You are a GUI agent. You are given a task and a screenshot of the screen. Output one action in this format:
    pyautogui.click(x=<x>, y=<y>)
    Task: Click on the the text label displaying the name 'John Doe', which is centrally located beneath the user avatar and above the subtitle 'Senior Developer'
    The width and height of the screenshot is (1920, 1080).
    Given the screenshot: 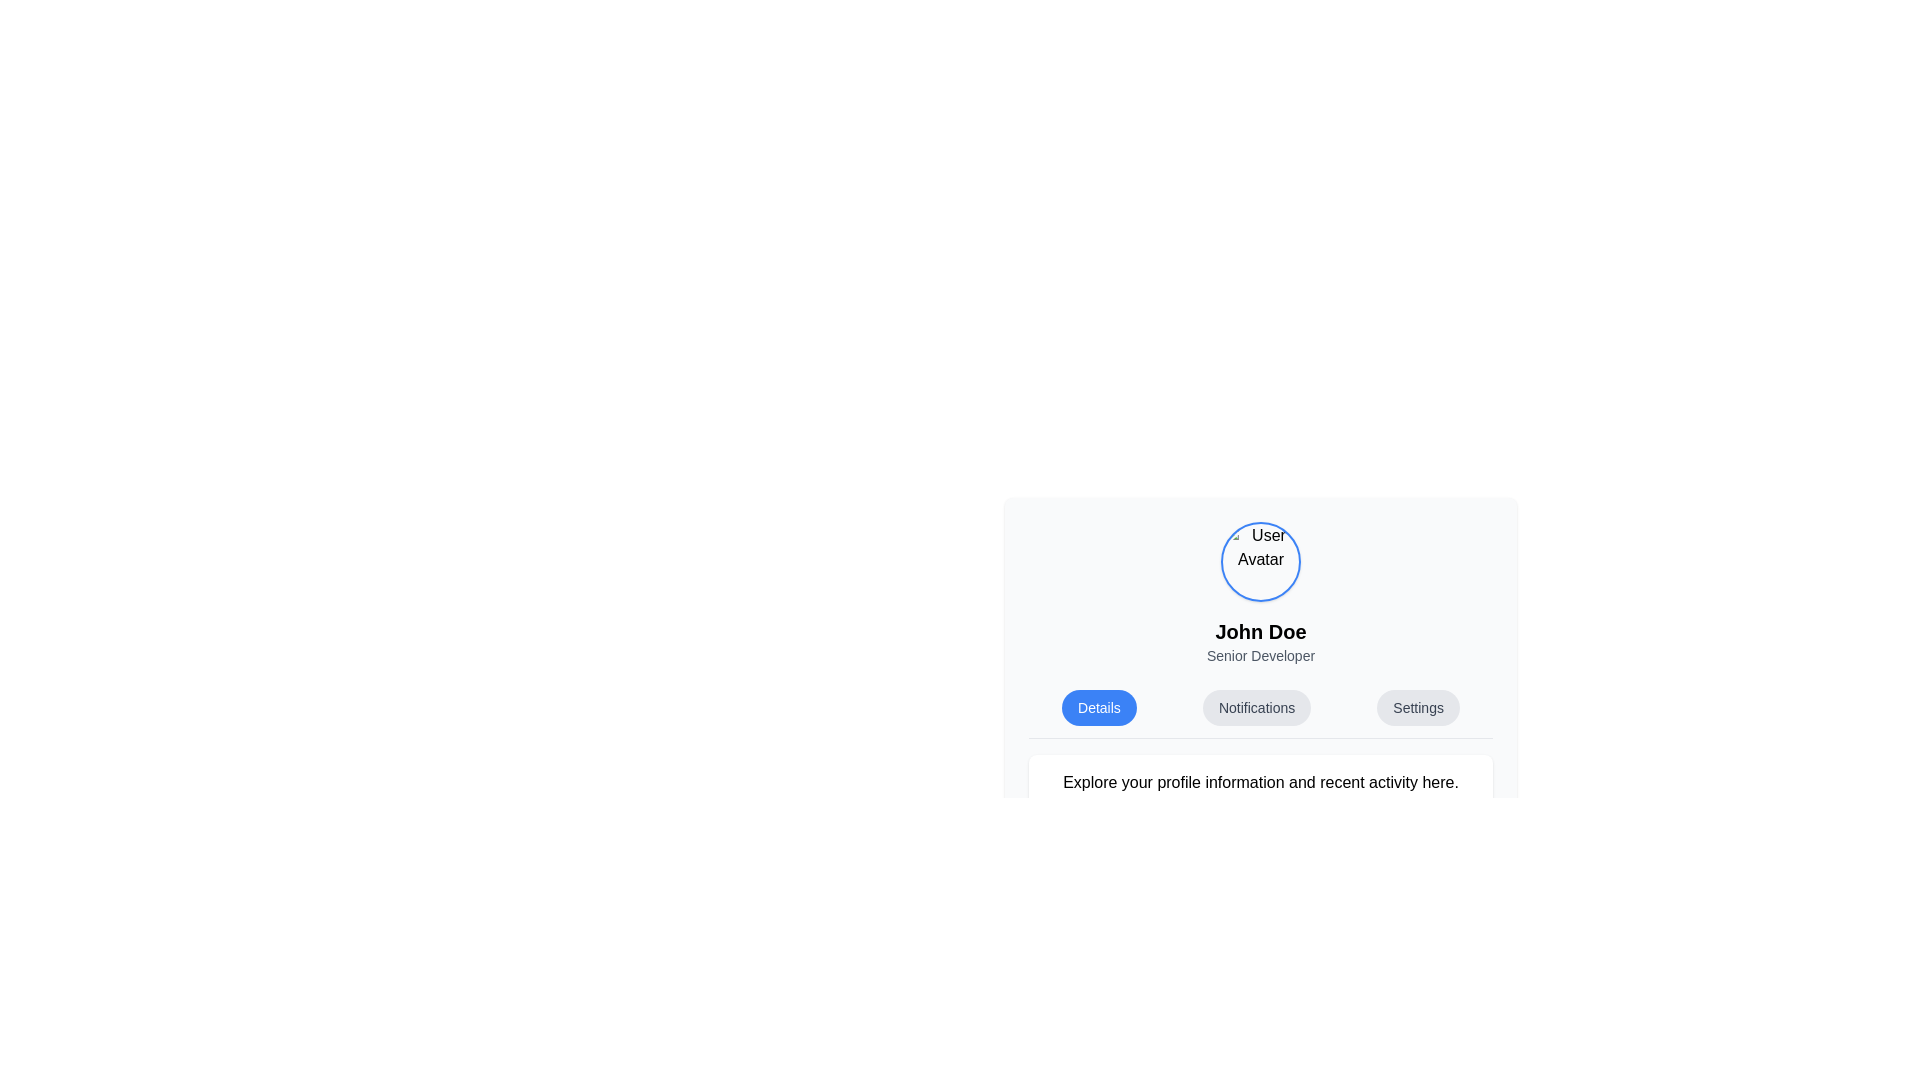 What is the action you would take?
    pyautogui.click(x=1260, y=632)
    